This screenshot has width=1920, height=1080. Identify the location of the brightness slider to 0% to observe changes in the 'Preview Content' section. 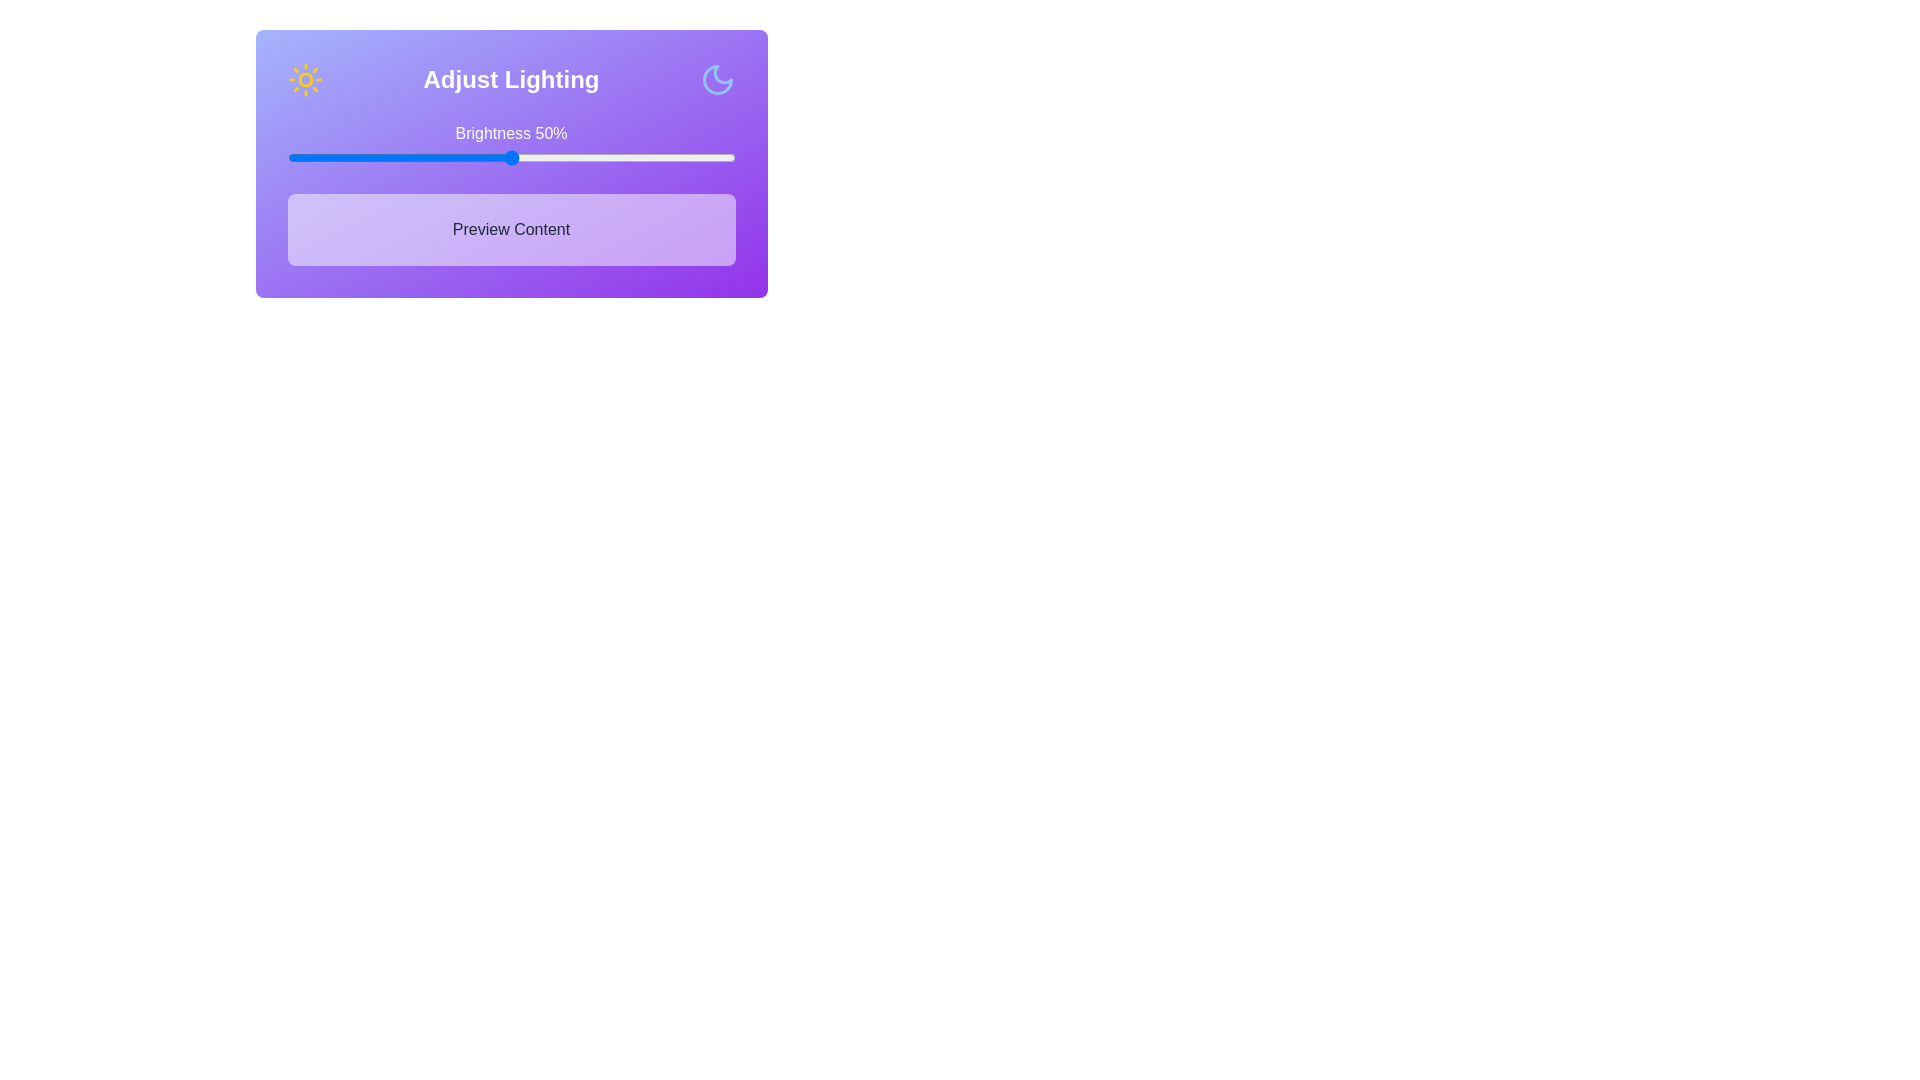
(286, 157).